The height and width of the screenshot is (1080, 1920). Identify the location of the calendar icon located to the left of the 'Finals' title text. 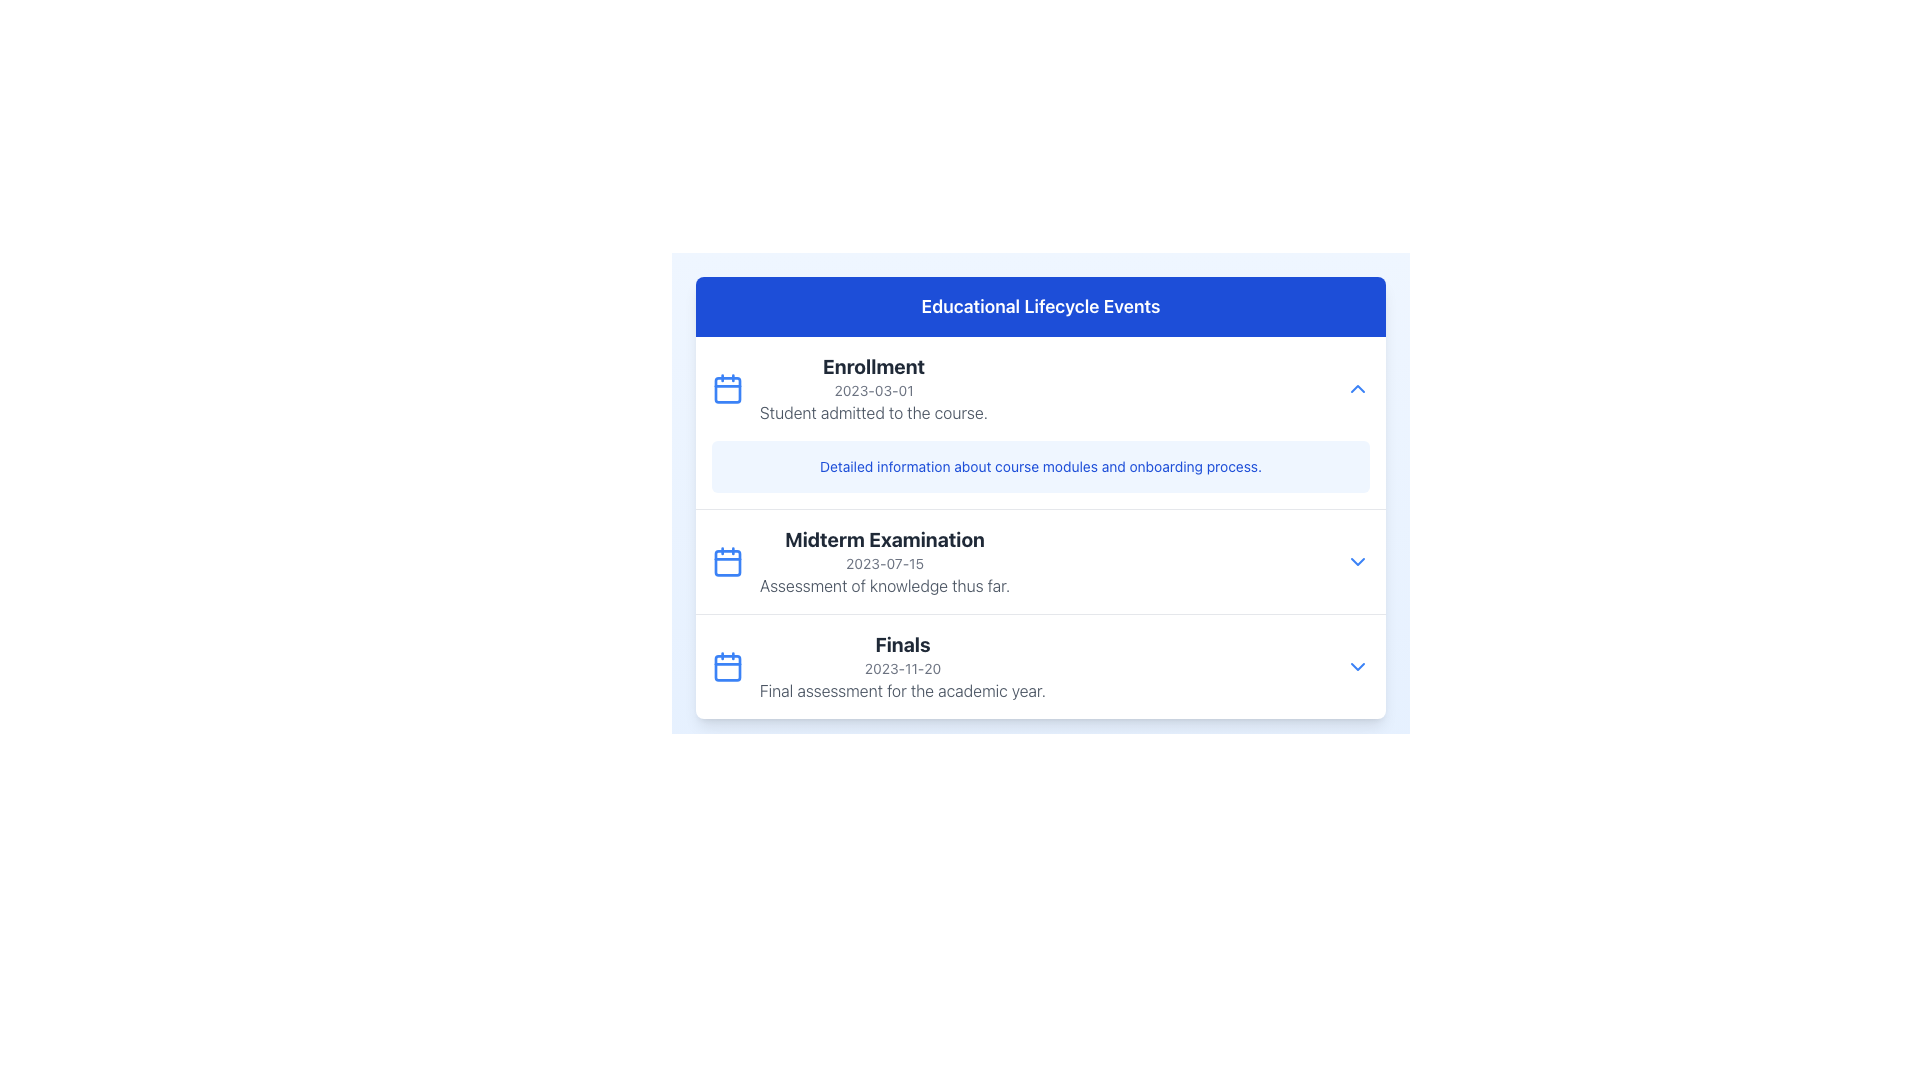
(727, 667).